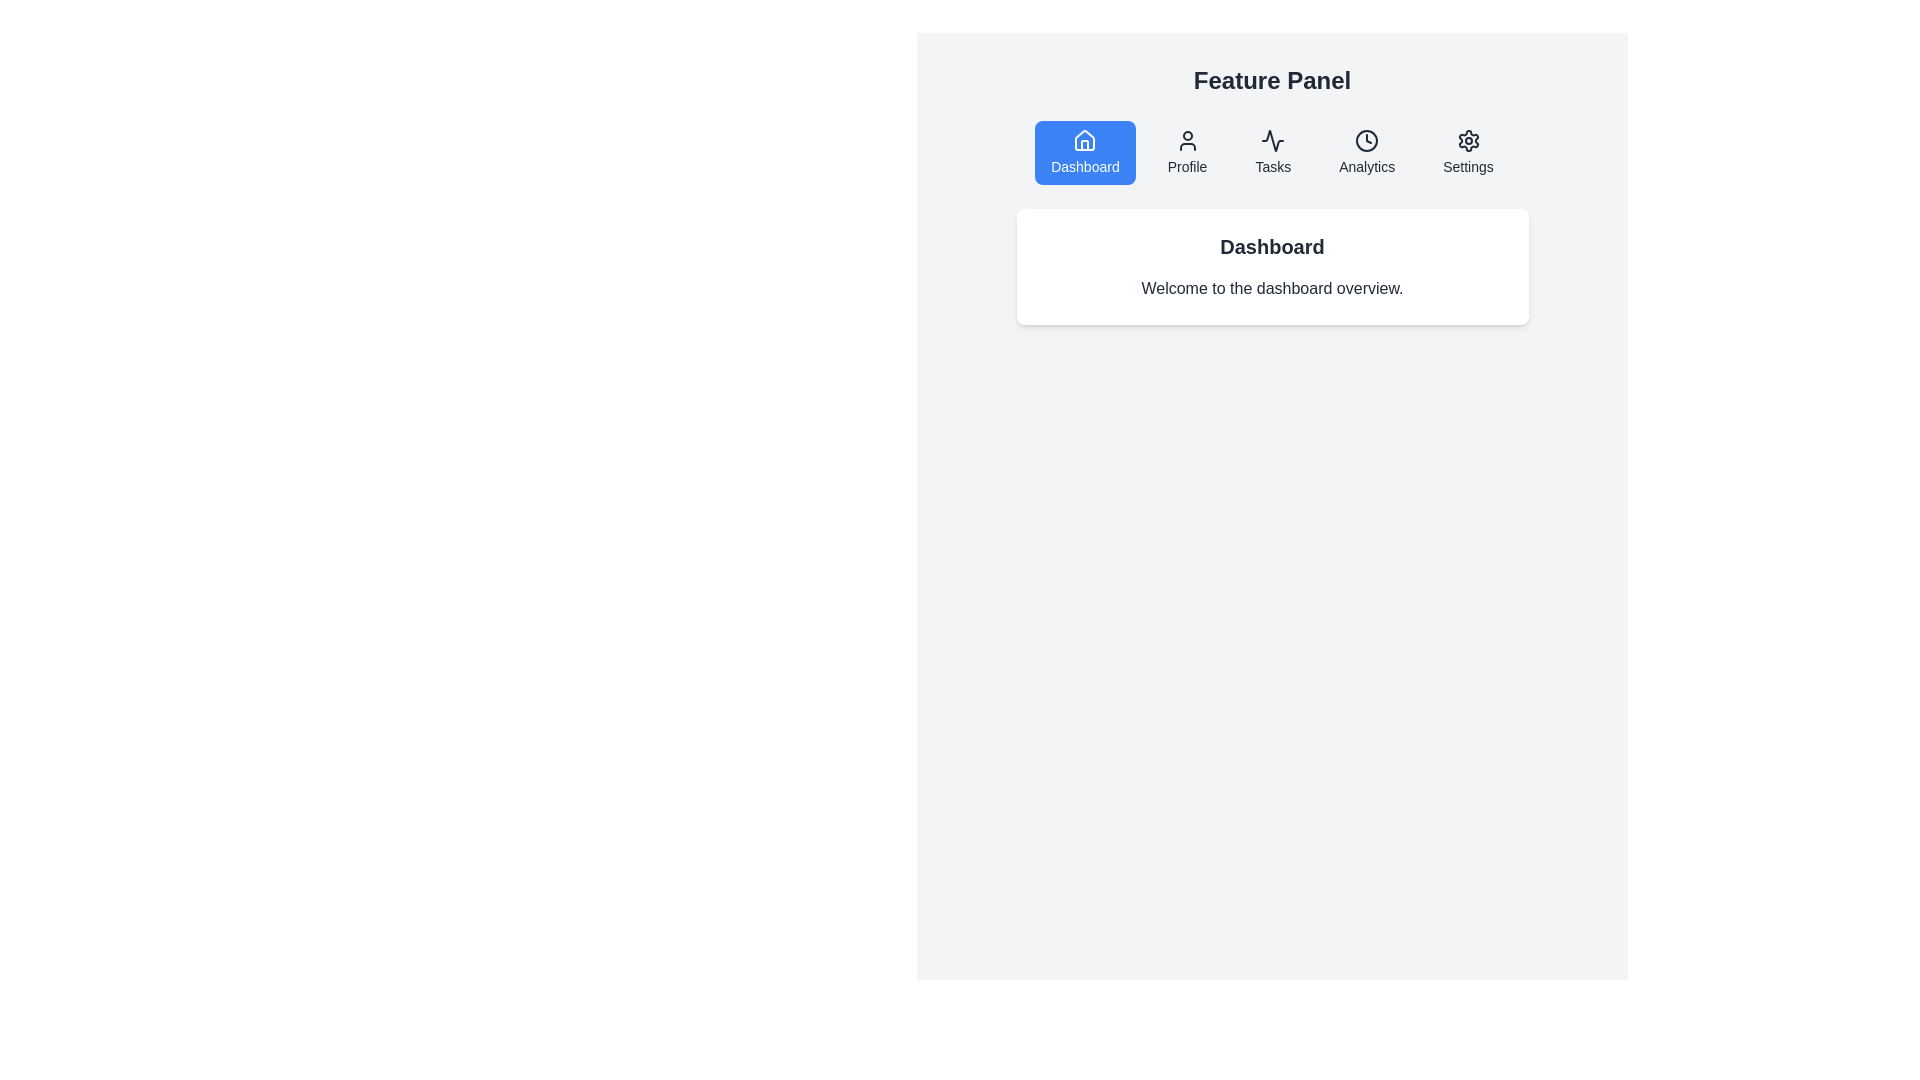 The image size is (1920, 1080). I want to click on the user profile icon located within the 'Profile' button in the top navigation row, second from the left, so click(1187, 140).